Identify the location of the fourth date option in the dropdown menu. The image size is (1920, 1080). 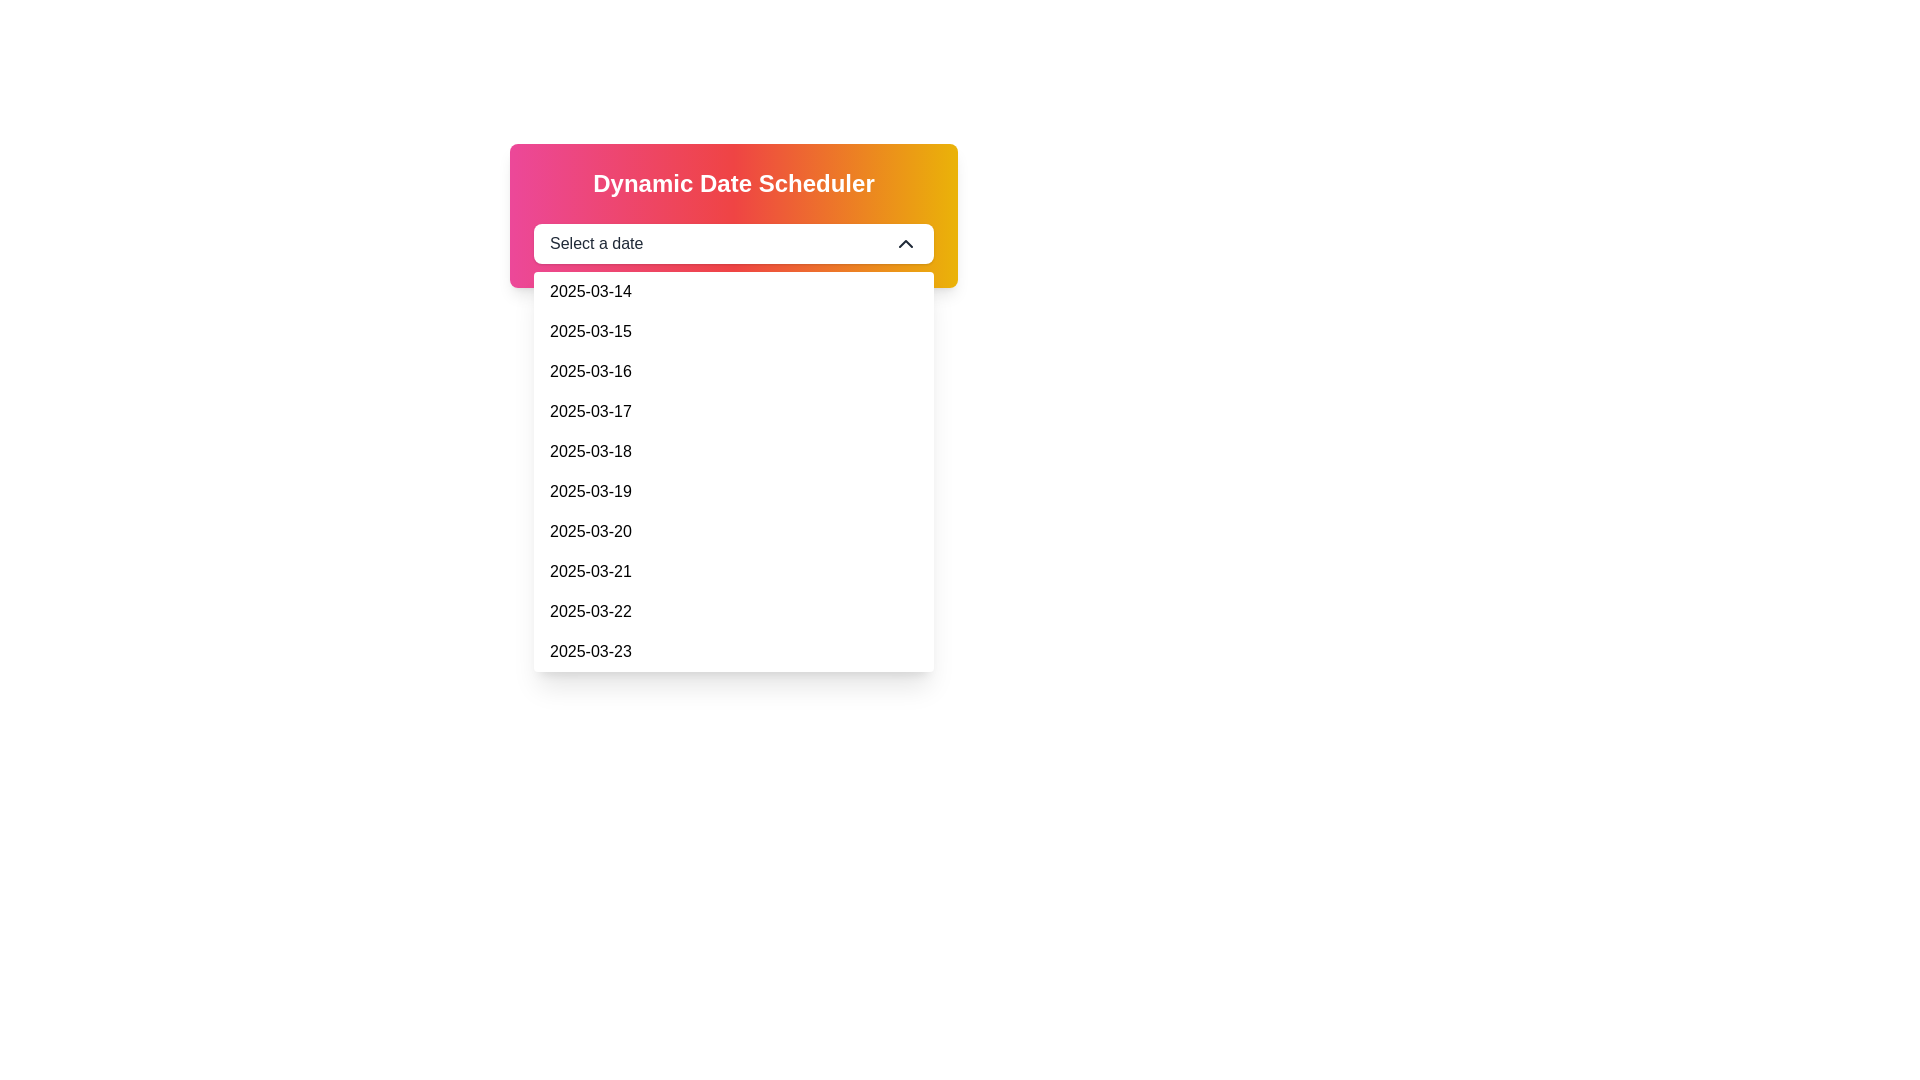
(589, 411).